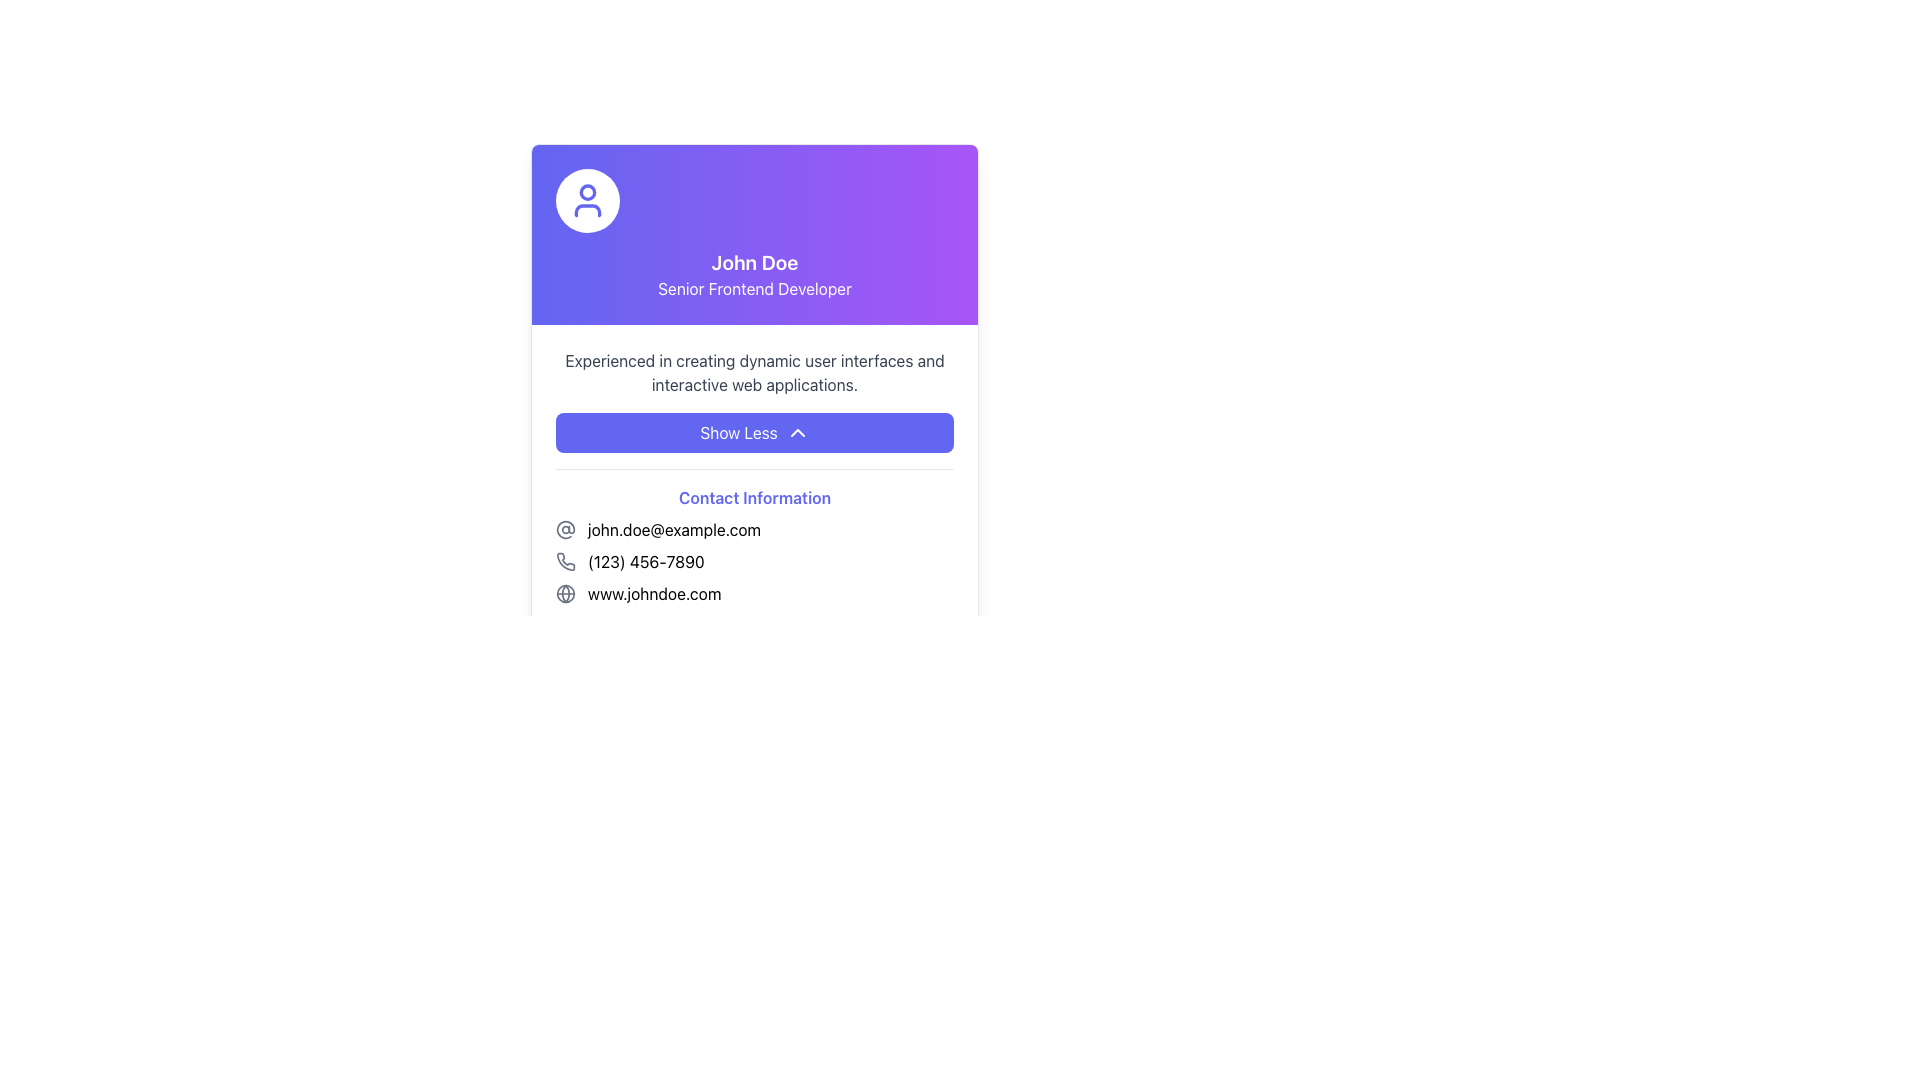  I want to click on the circular globe icon component, which is part of the contact information card at the bottom of the interface, so click(565, 593).